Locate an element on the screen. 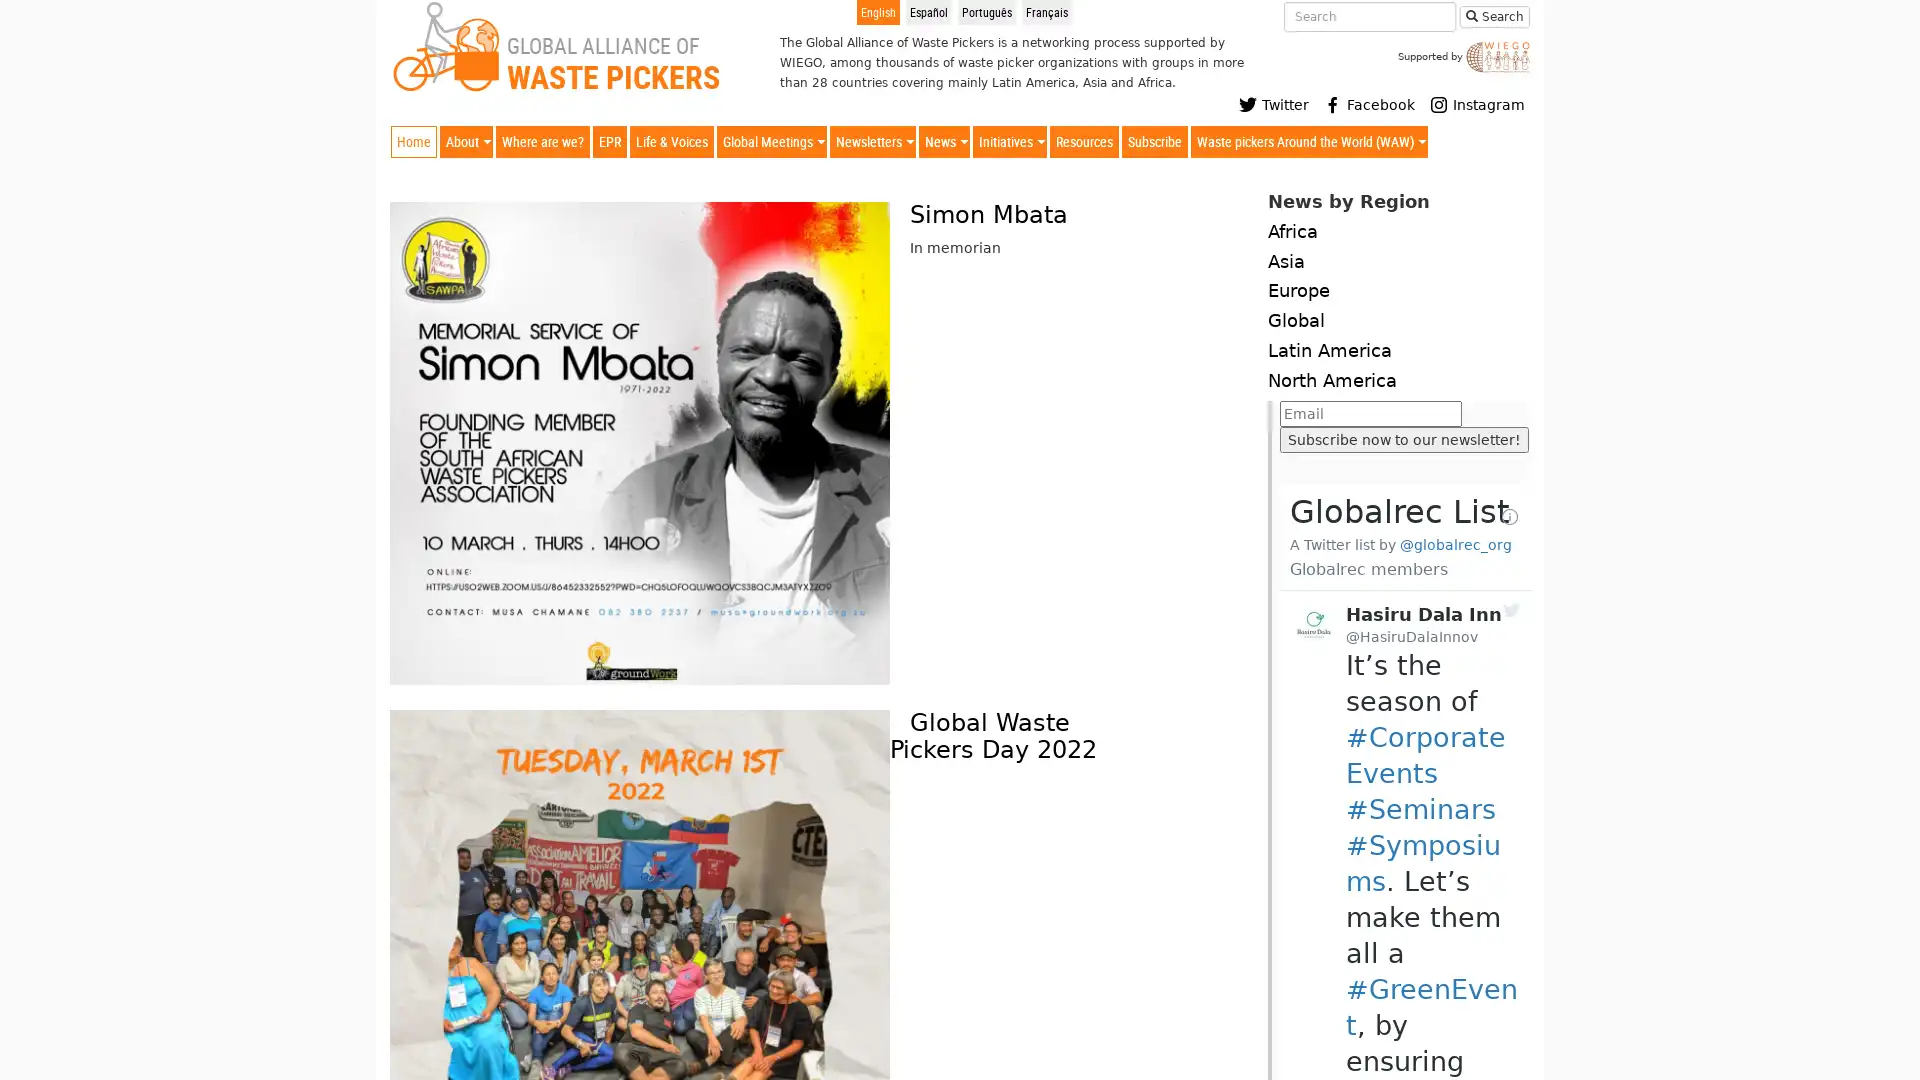 The width and height of the screenshot is (1920, 1080). Search is located at coordinates (1494, 16).